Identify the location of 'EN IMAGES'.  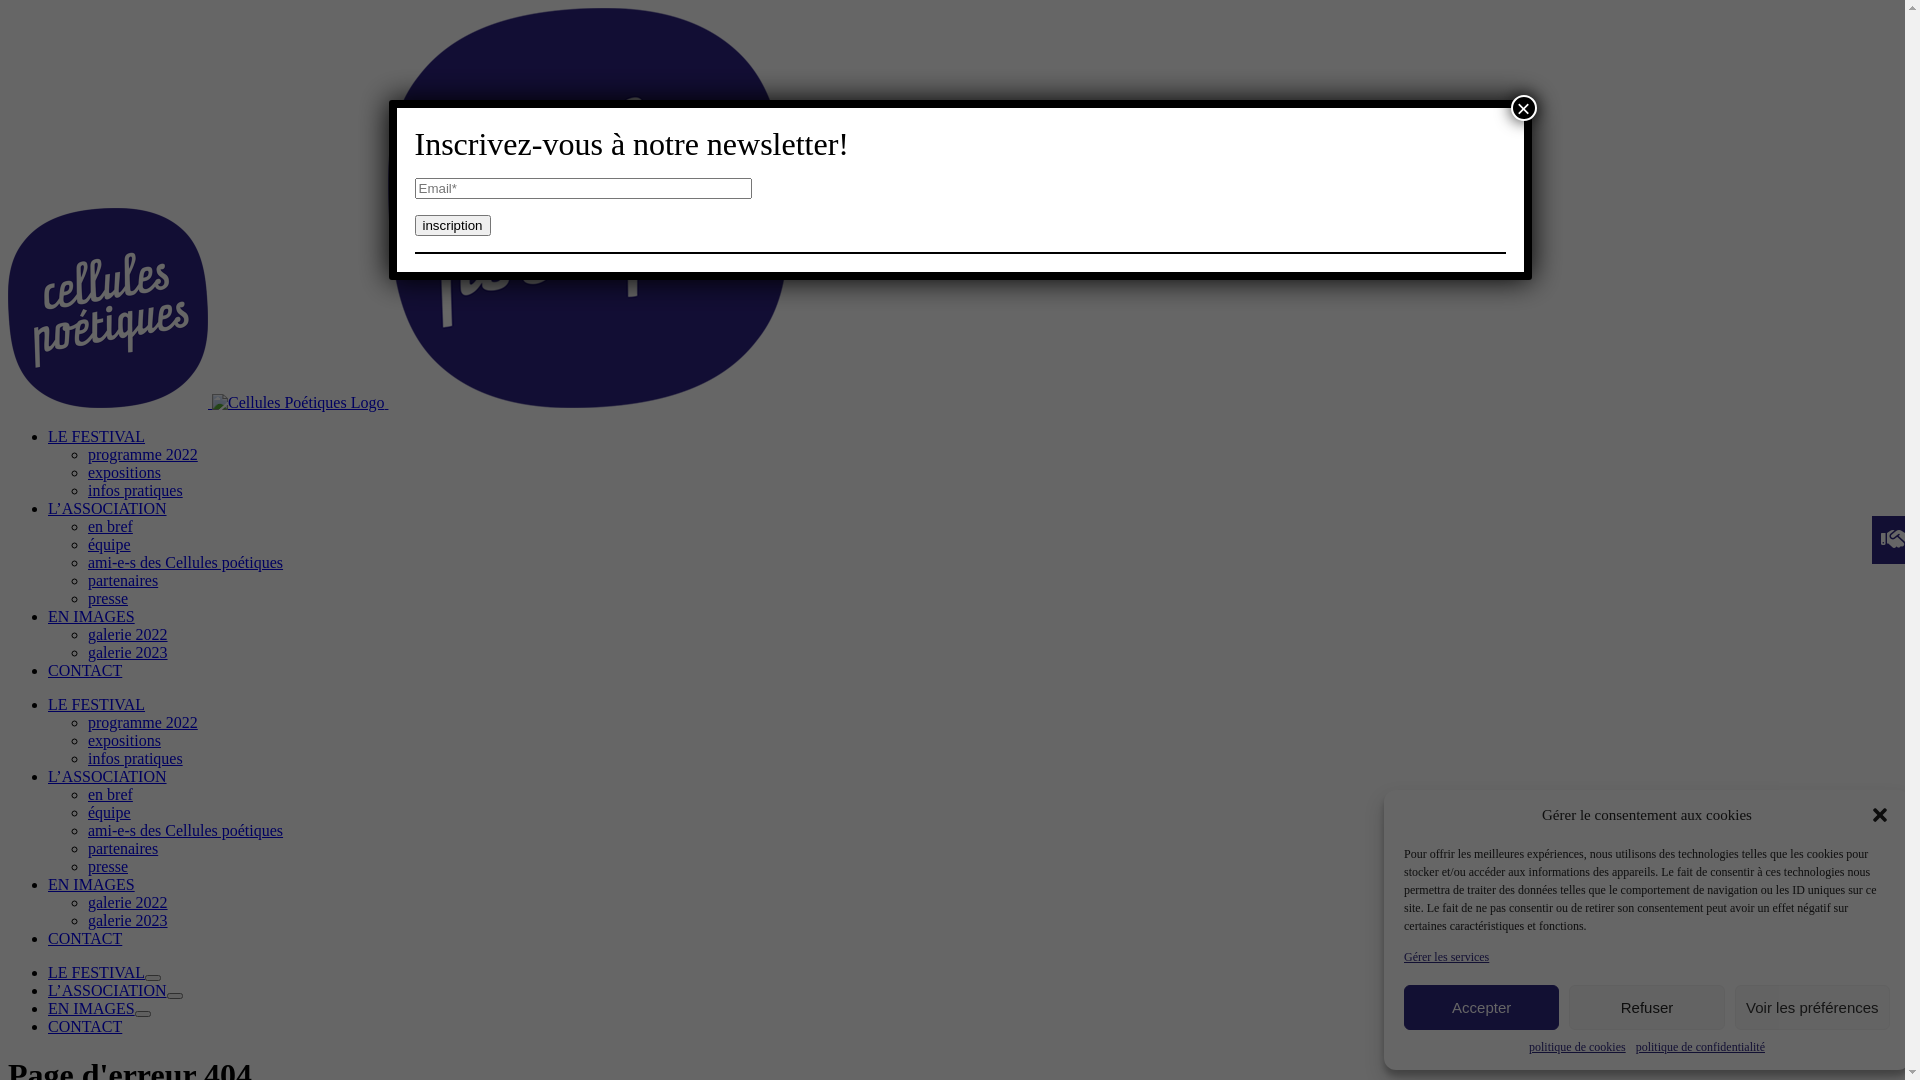
(90, 615).